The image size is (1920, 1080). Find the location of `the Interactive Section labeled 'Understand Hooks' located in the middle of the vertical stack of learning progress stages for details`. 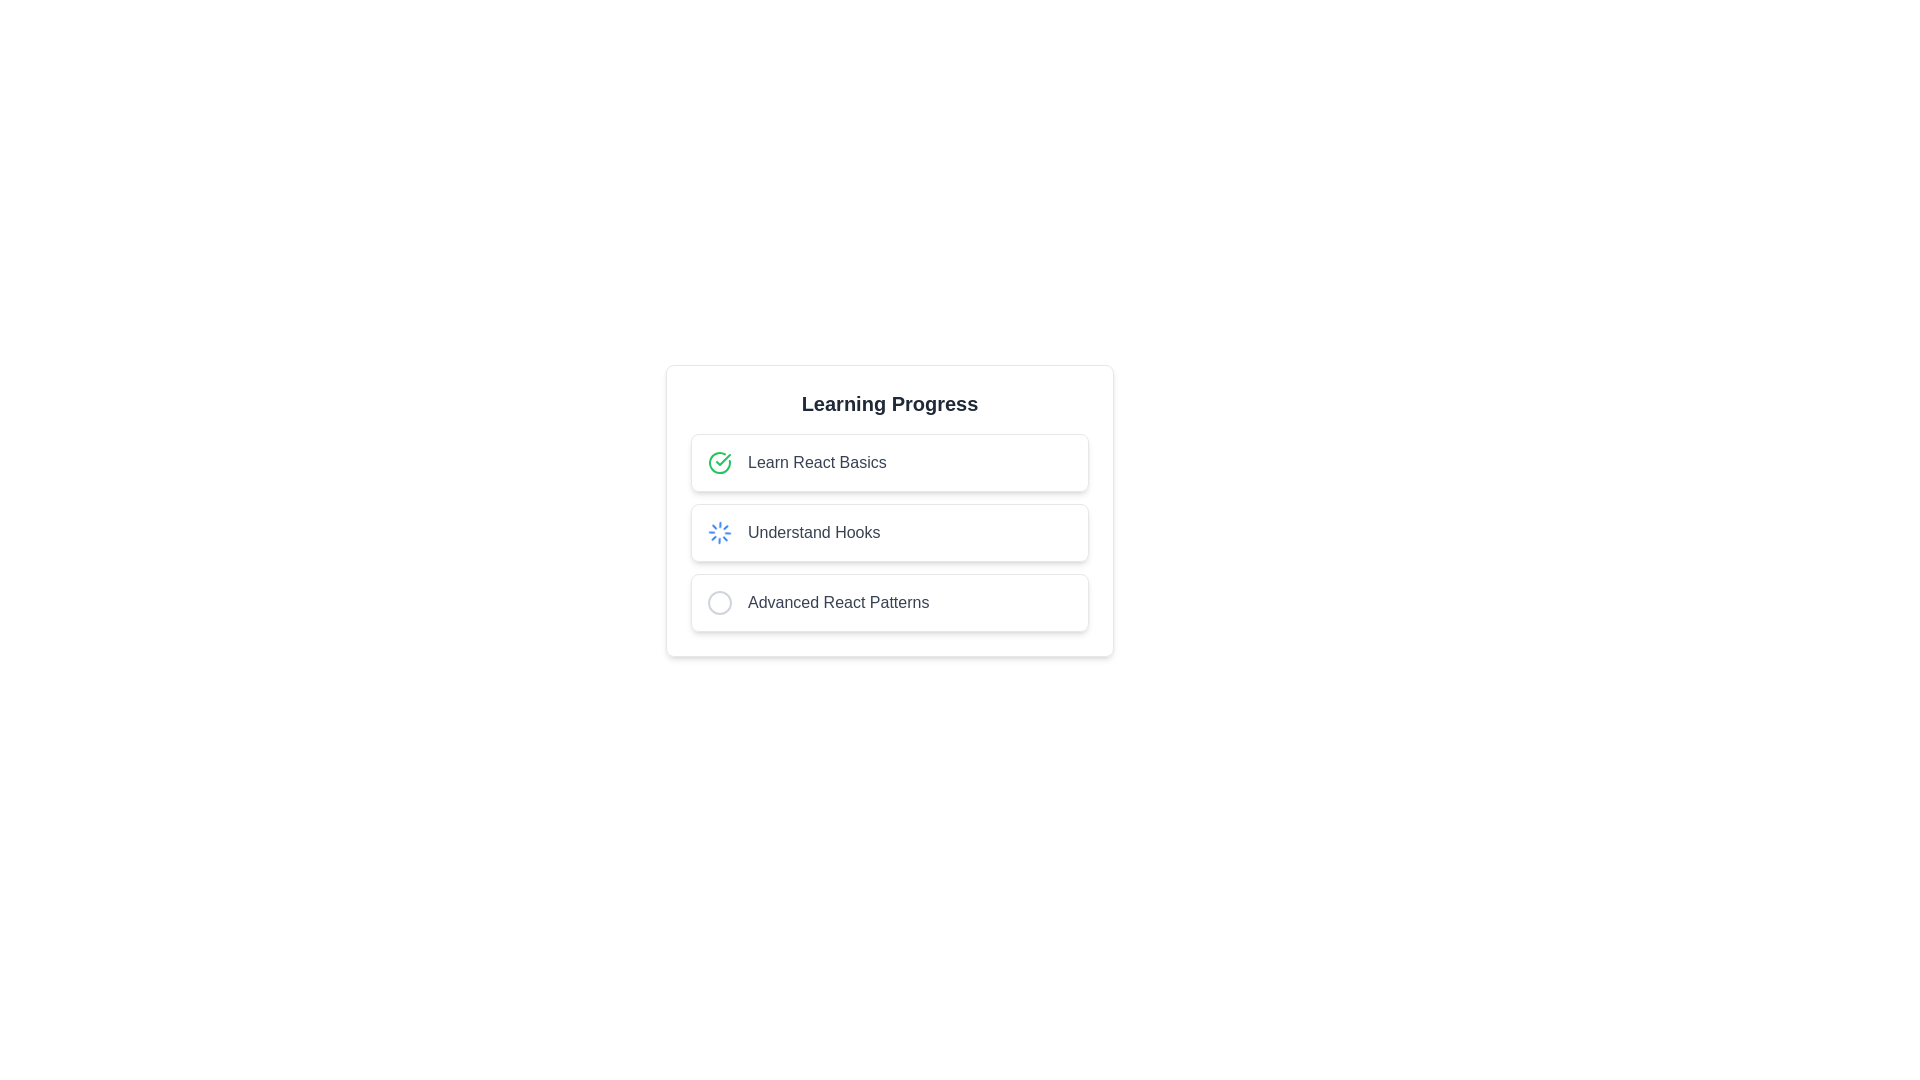

the Interactive Section labeled 'Understand Hooks' located in the middle of the vertical stack of learning progress stages for details is located at coordinates (888, 531).